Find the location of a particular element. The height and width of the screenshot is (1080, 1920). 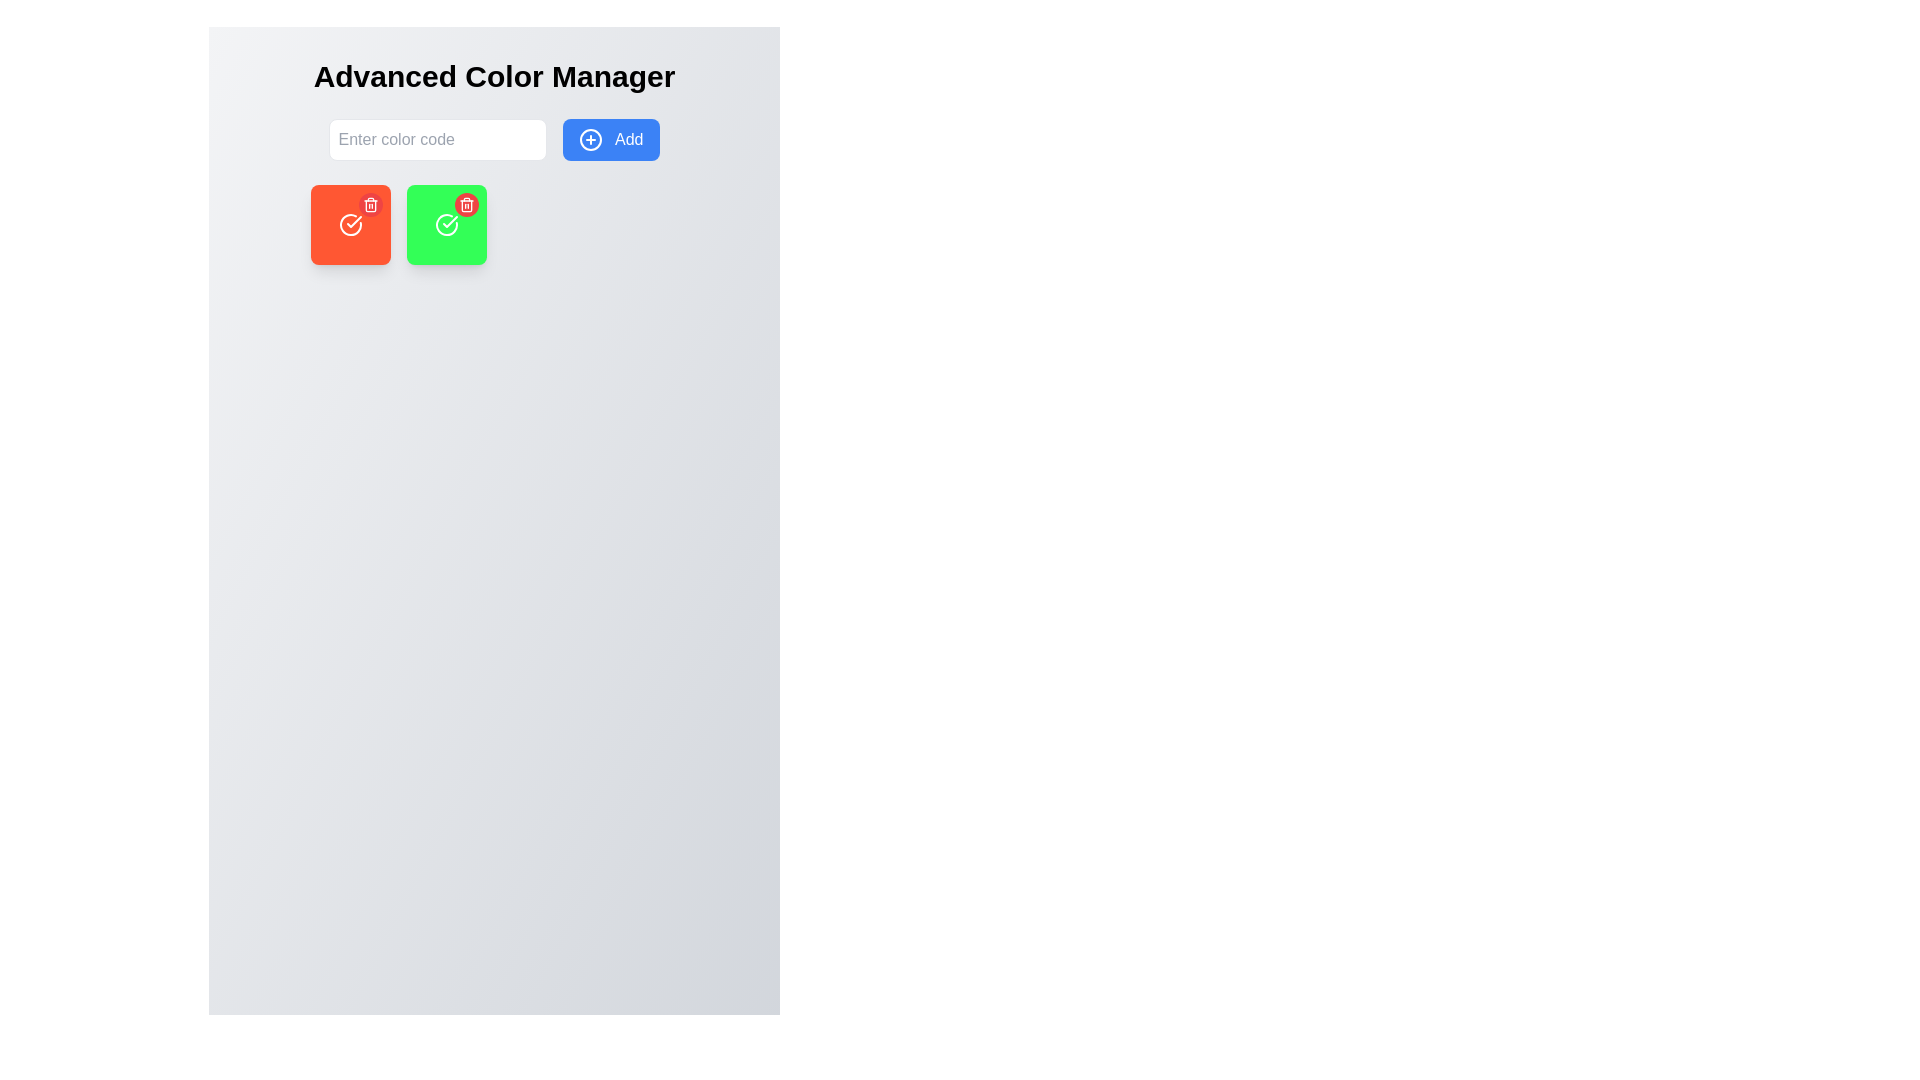

the success confirmation checkmark icon located centrally within the green square card in the Advanced Color Manager interface is located at coordinates (445, 224).